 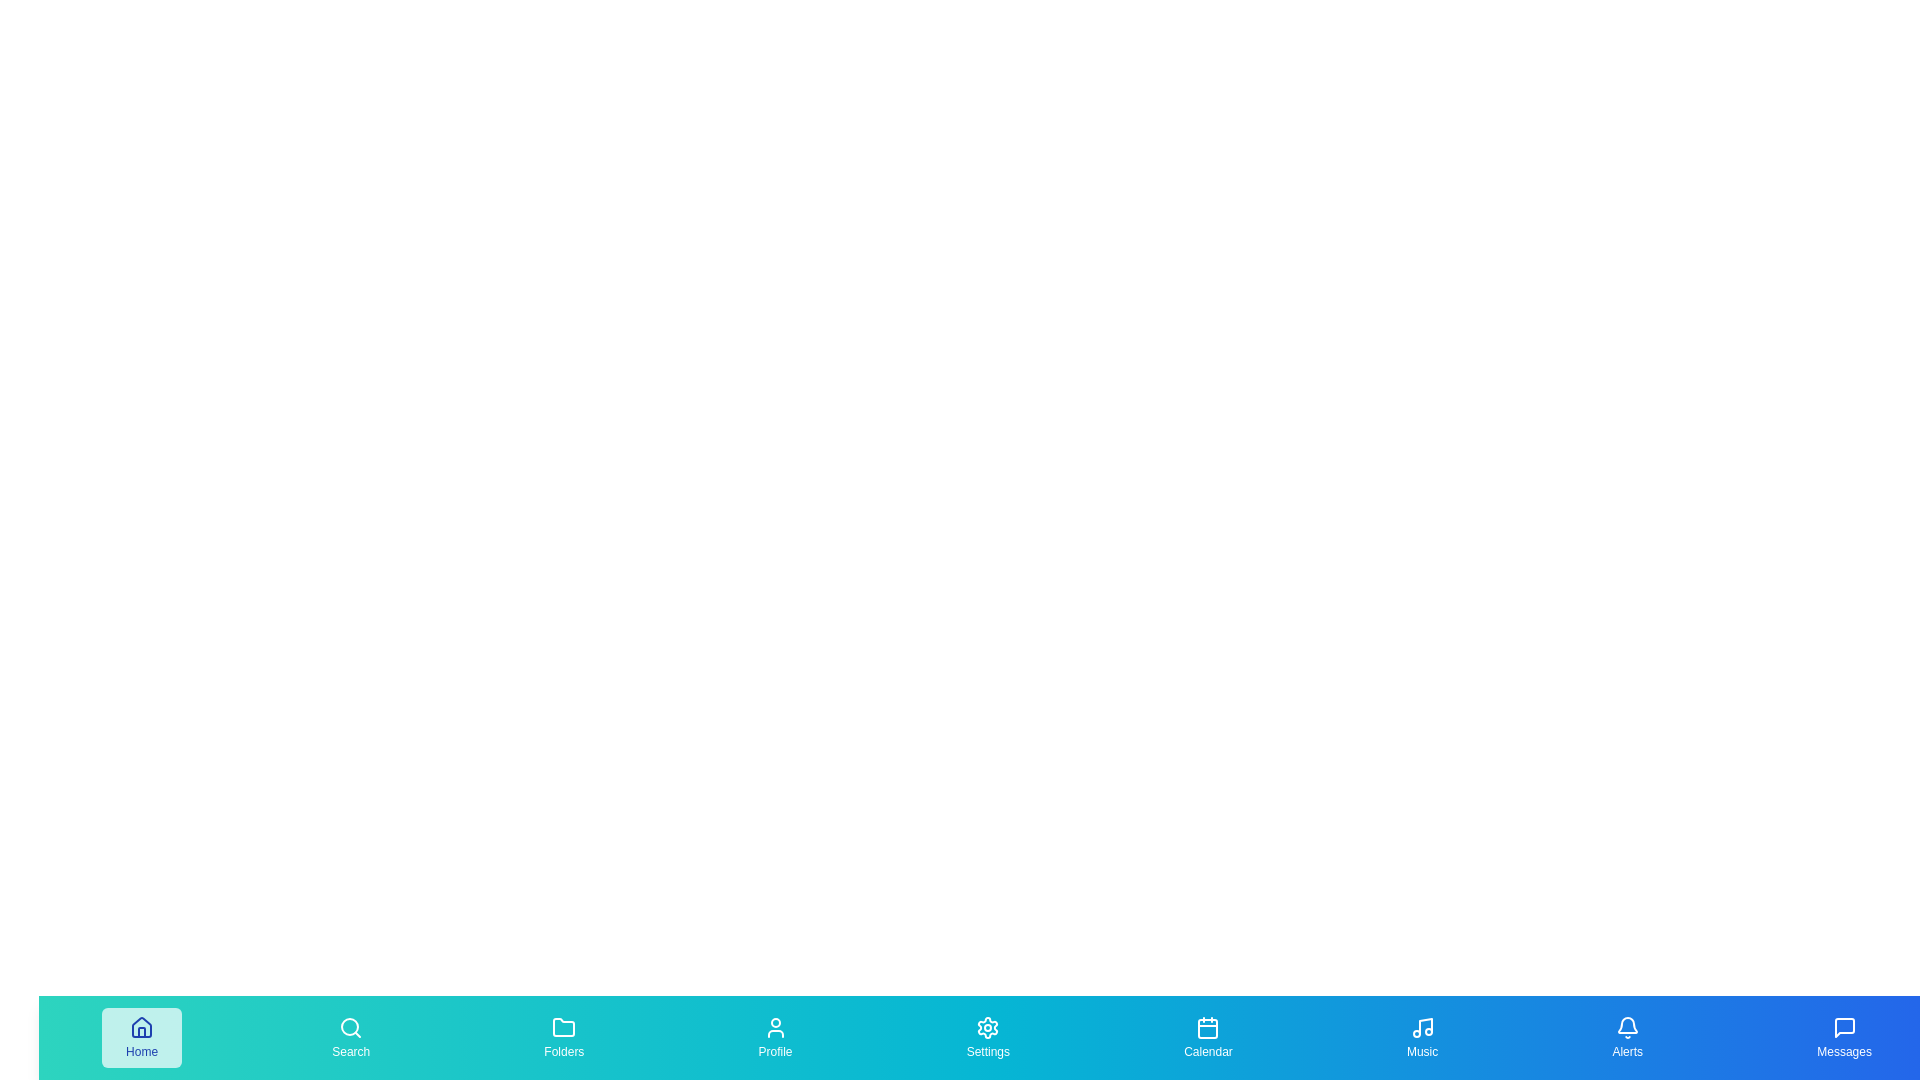 I want to click on the 'Music' tab in the bottom navigation bar, so click(x=1421, y=1036).